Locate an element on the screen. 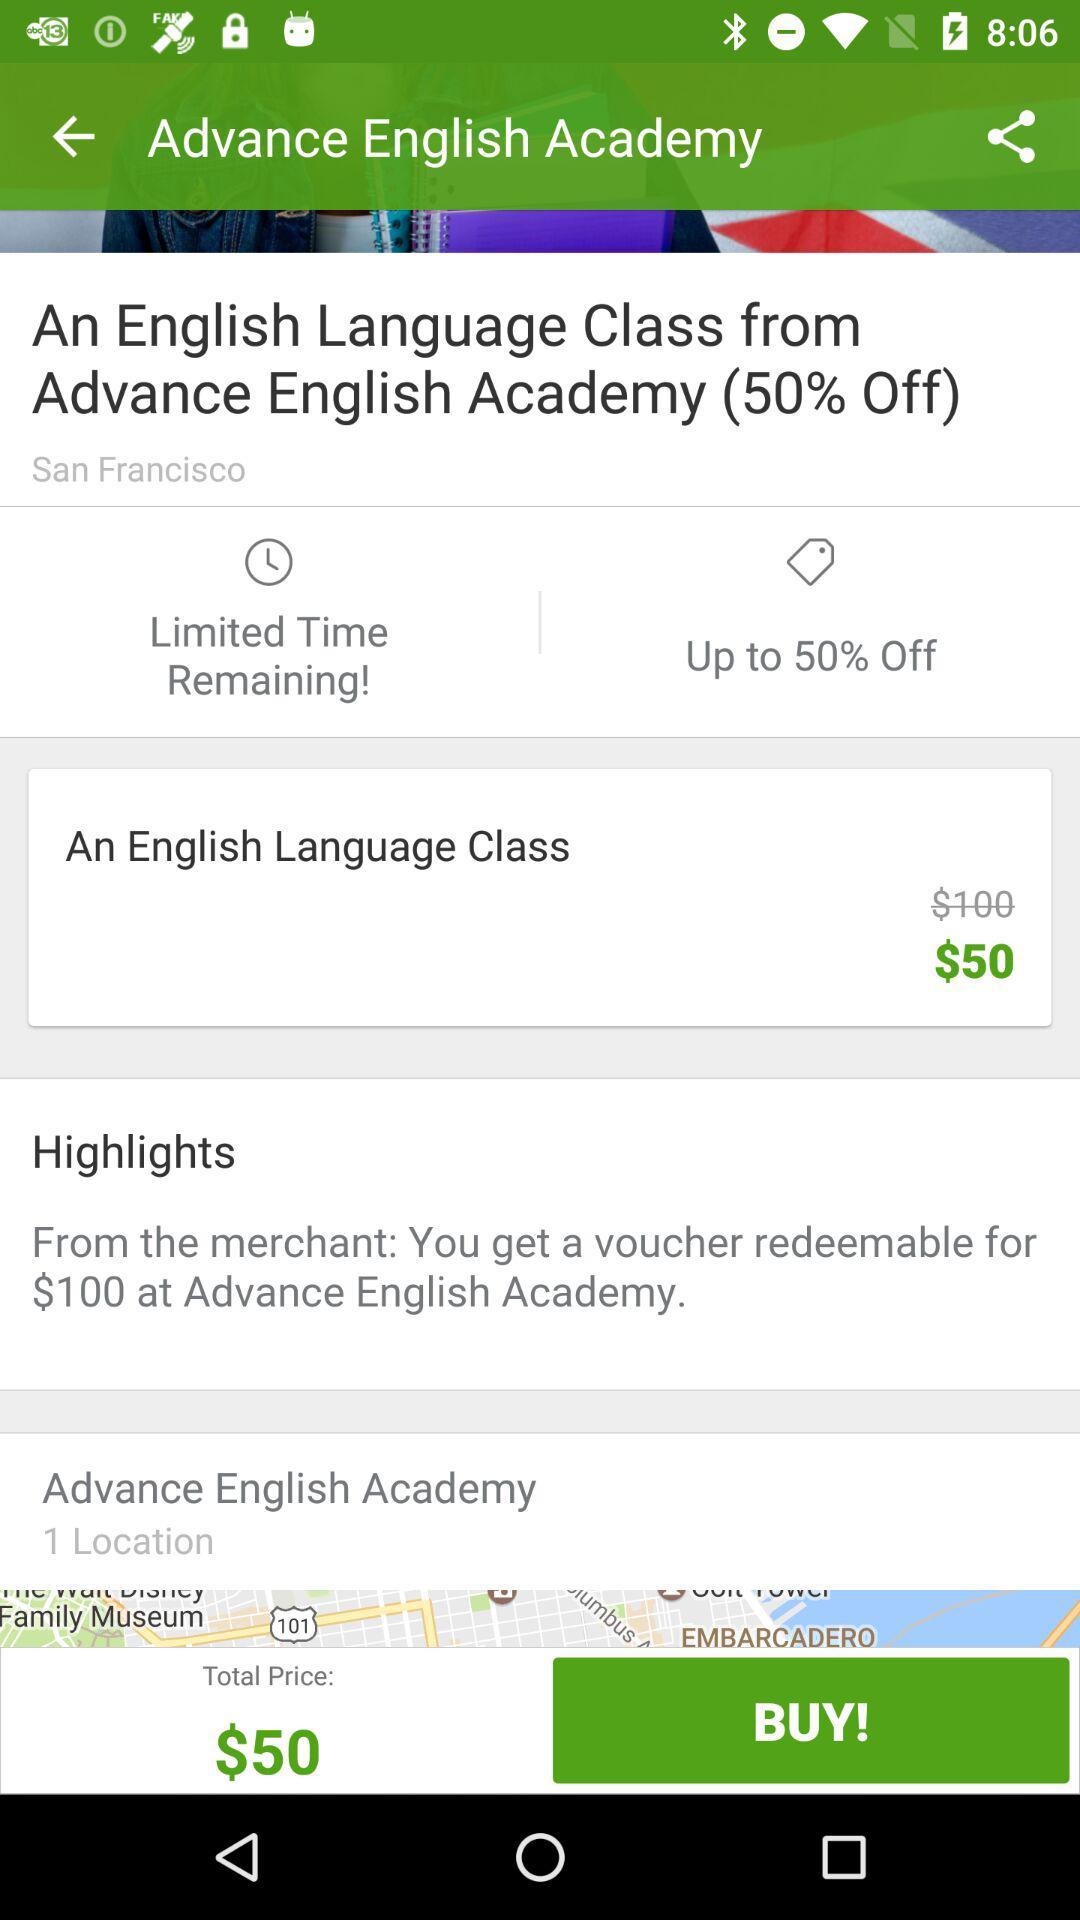 The width and height of the screenshot is (1080, 1920). advance english academy go back and shear is located at coordinates (540, 156).